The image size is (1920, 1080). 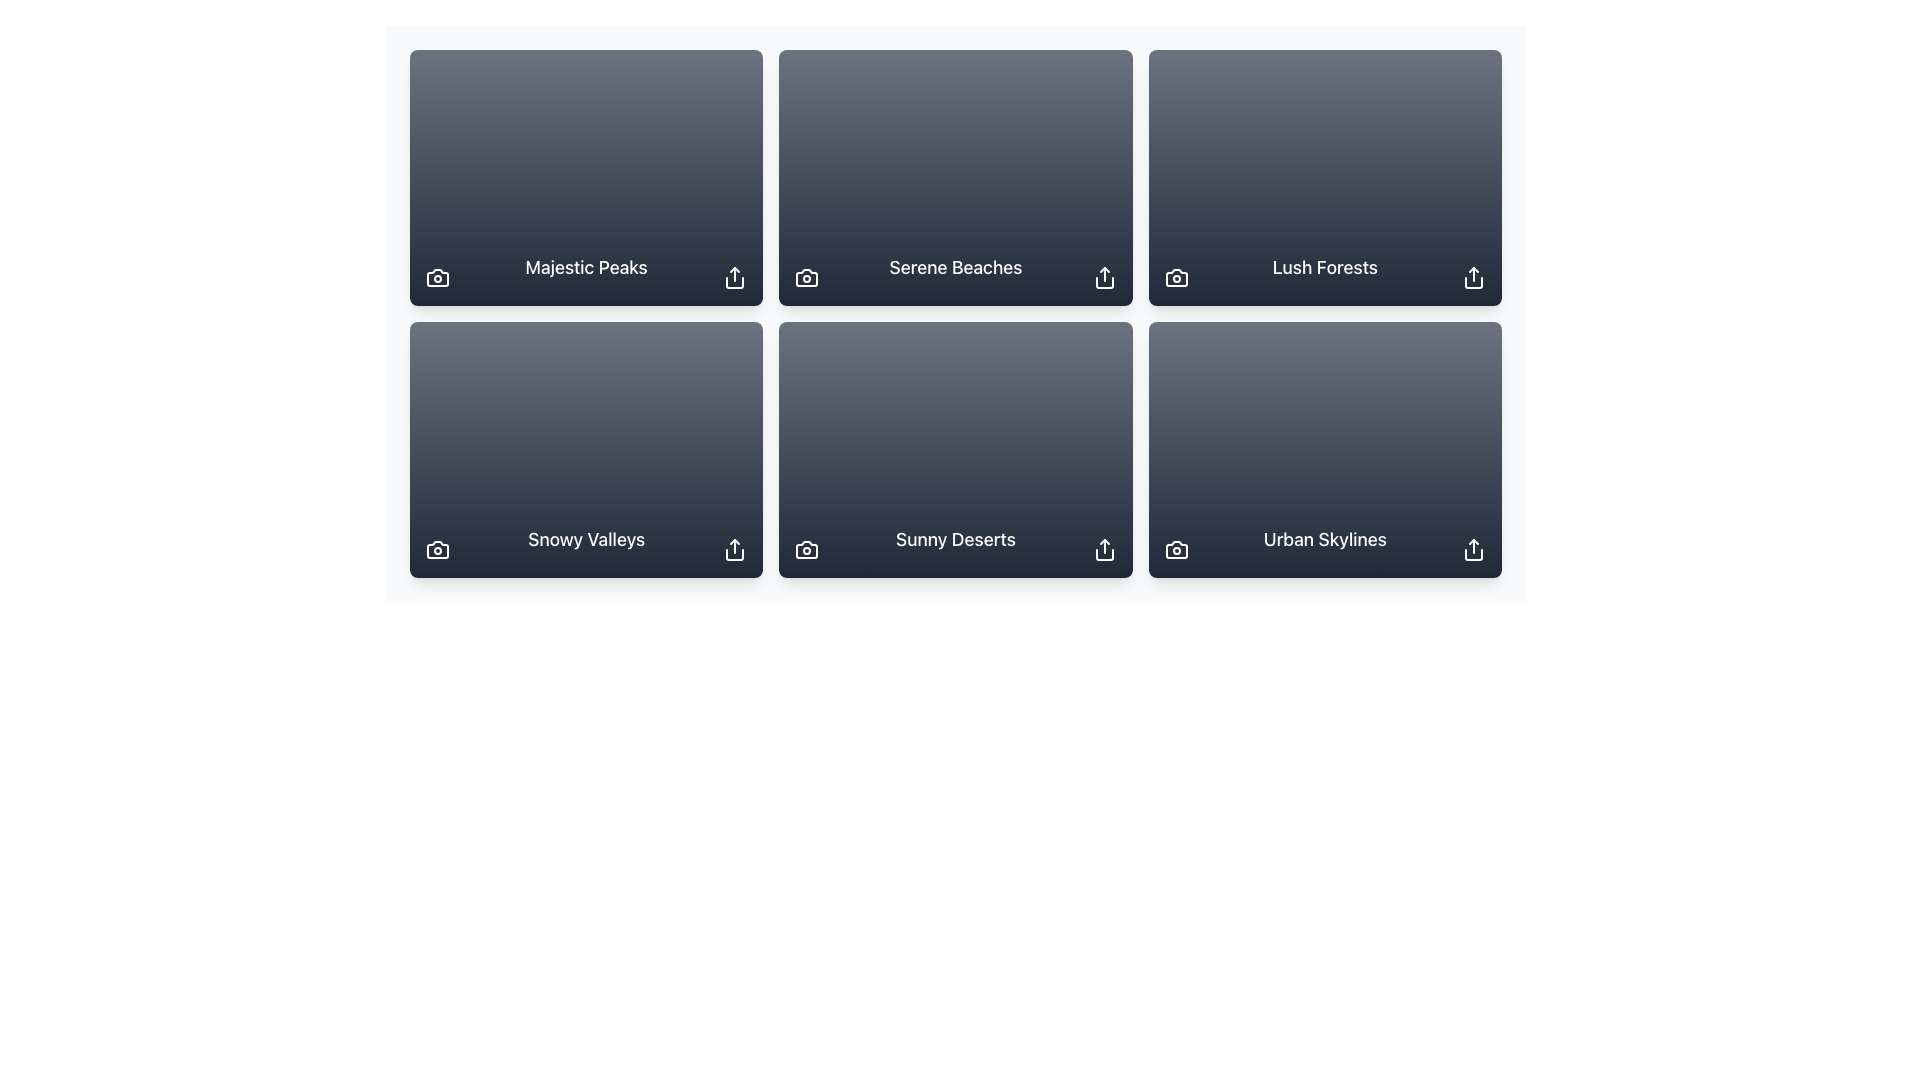 I want to click on text of the 'Lush Forests' label, which is a bold, white text label located in the upper-right card of a grid, centered in its card, so click(x=1325, y=266).